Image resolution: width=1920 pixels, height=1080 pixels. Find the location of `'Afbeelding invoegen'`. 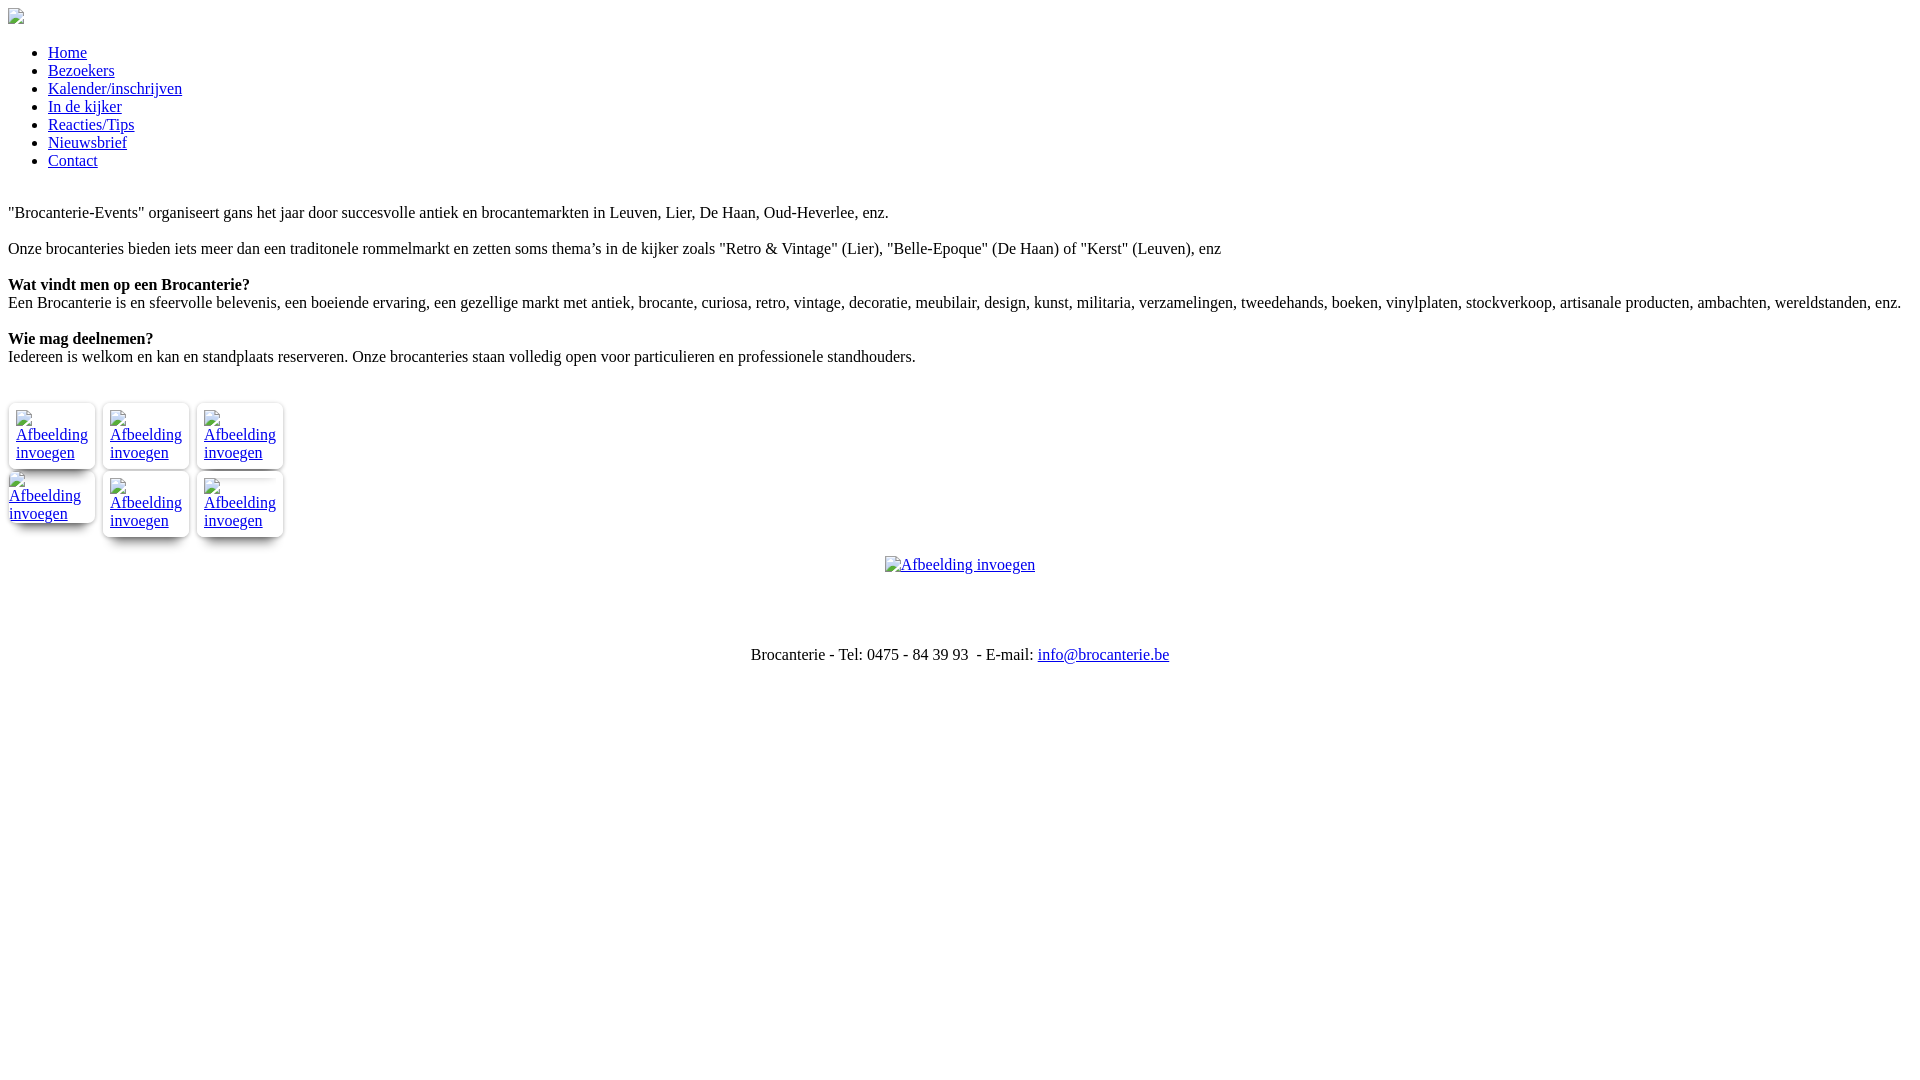

'Afbeelding invoegen' is located at coordinates (52, 512).